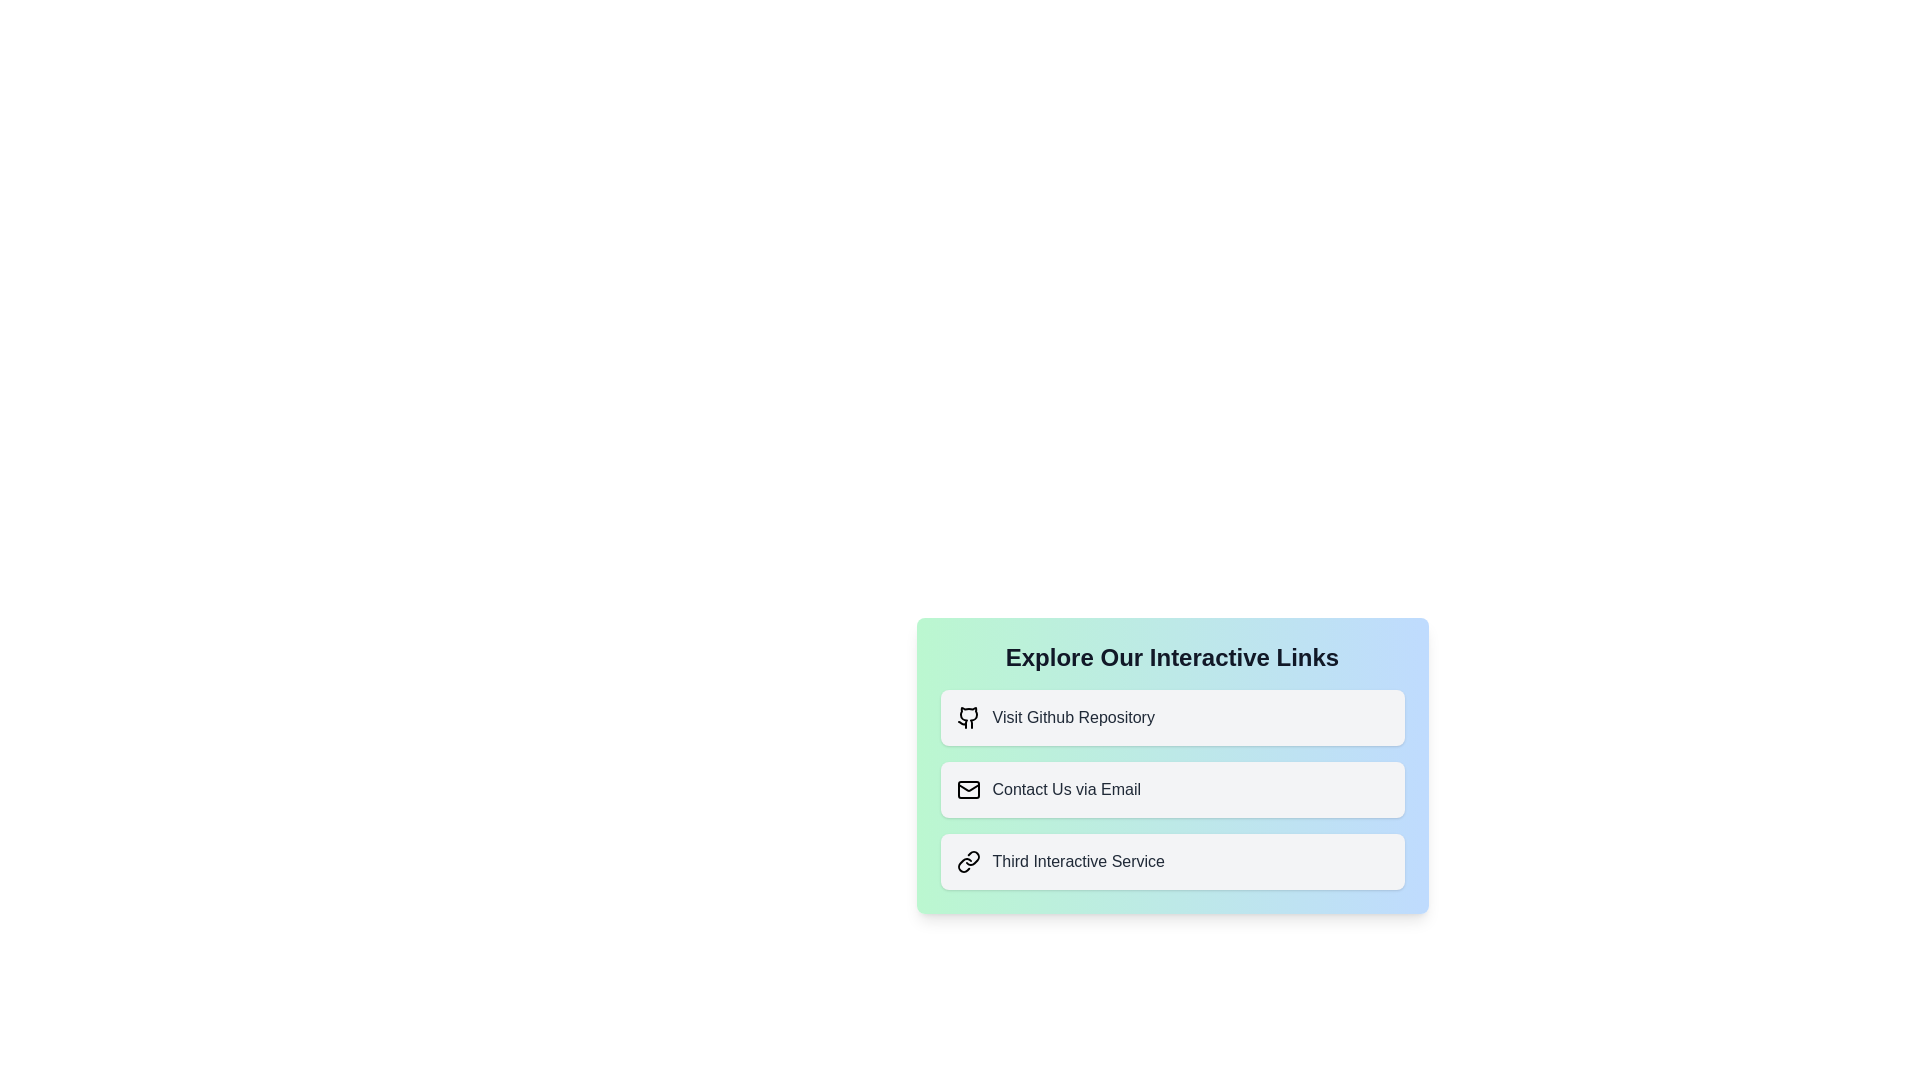 The image size is (1920, 1080). Describe the element at coordinates (968, 860) in the screenshot. I see `the chain link icon located in the lower right section of the 'Explore Our Interactive Links' card, which represents the 'Third Interactive Service'` at that location.